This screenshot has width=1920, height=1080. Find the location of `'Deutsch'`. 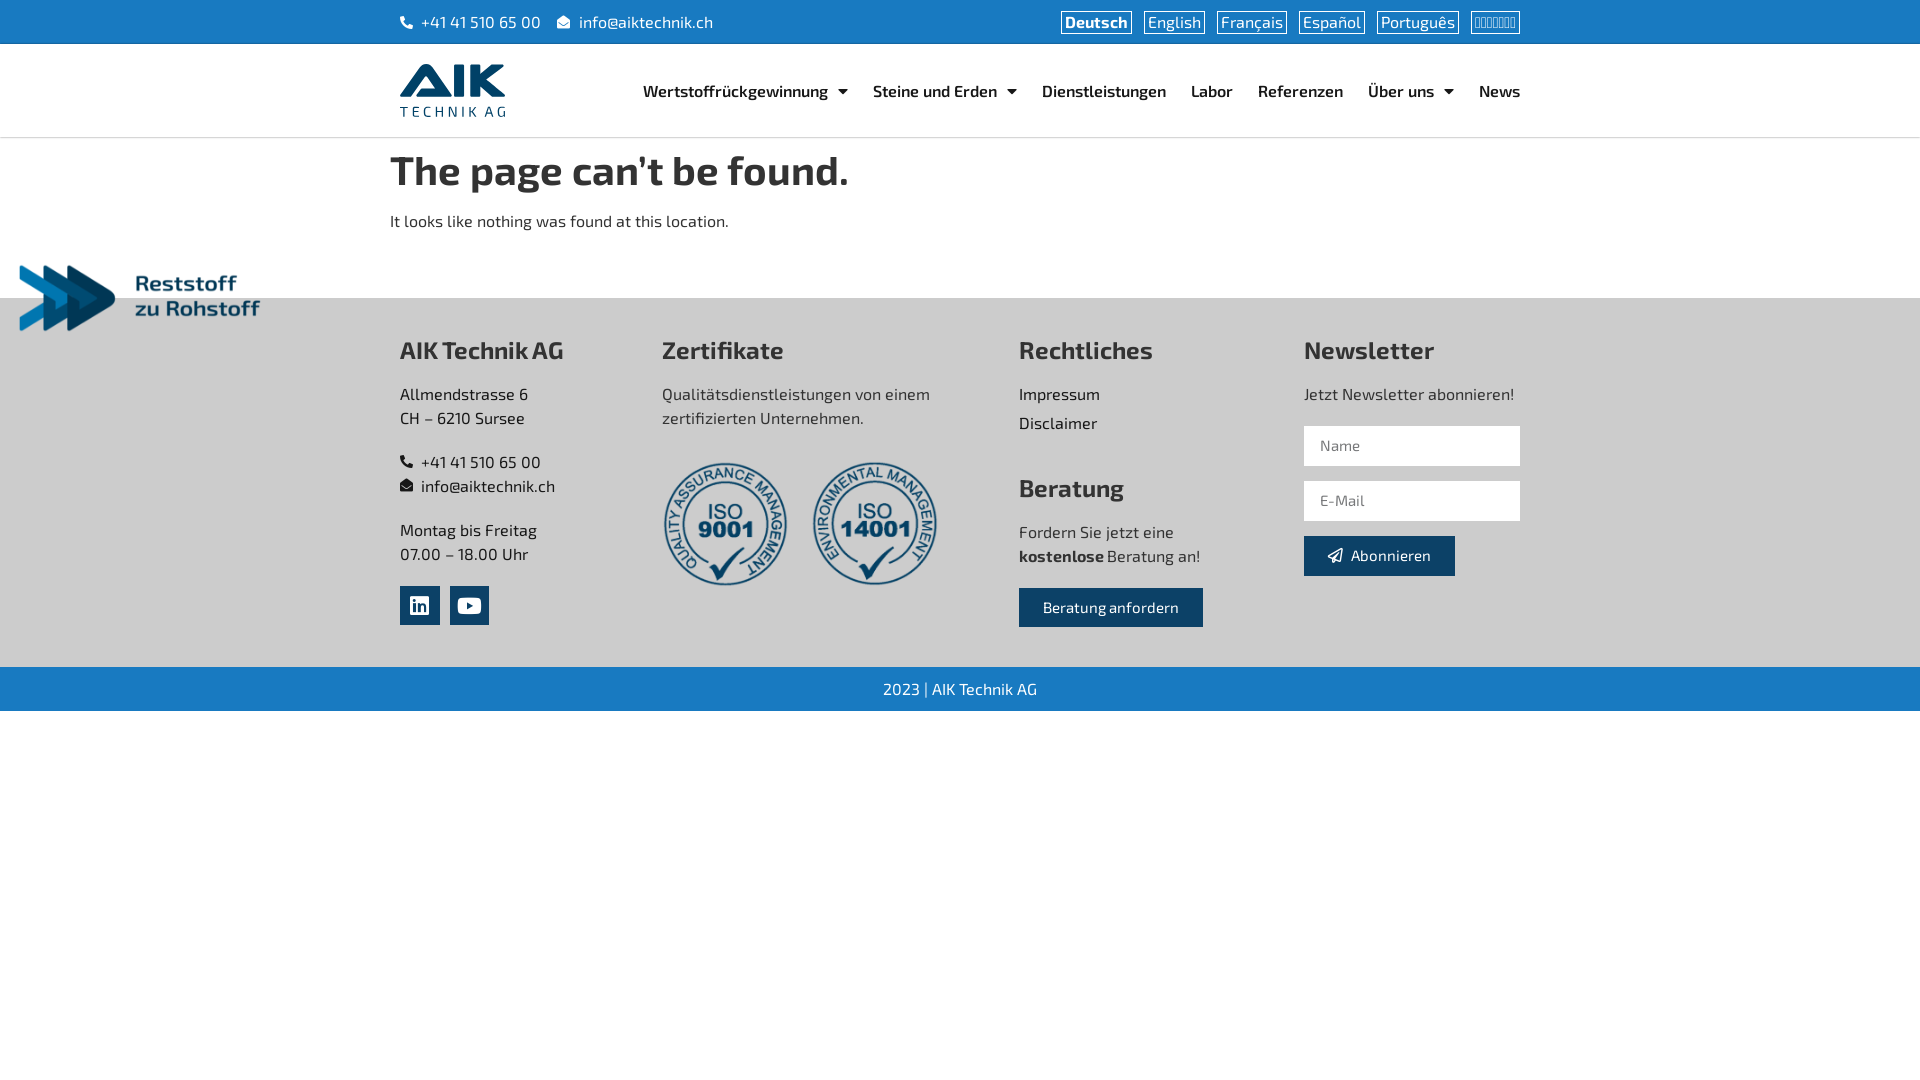

'Deutsch' is located at coordinates (1095, 22).